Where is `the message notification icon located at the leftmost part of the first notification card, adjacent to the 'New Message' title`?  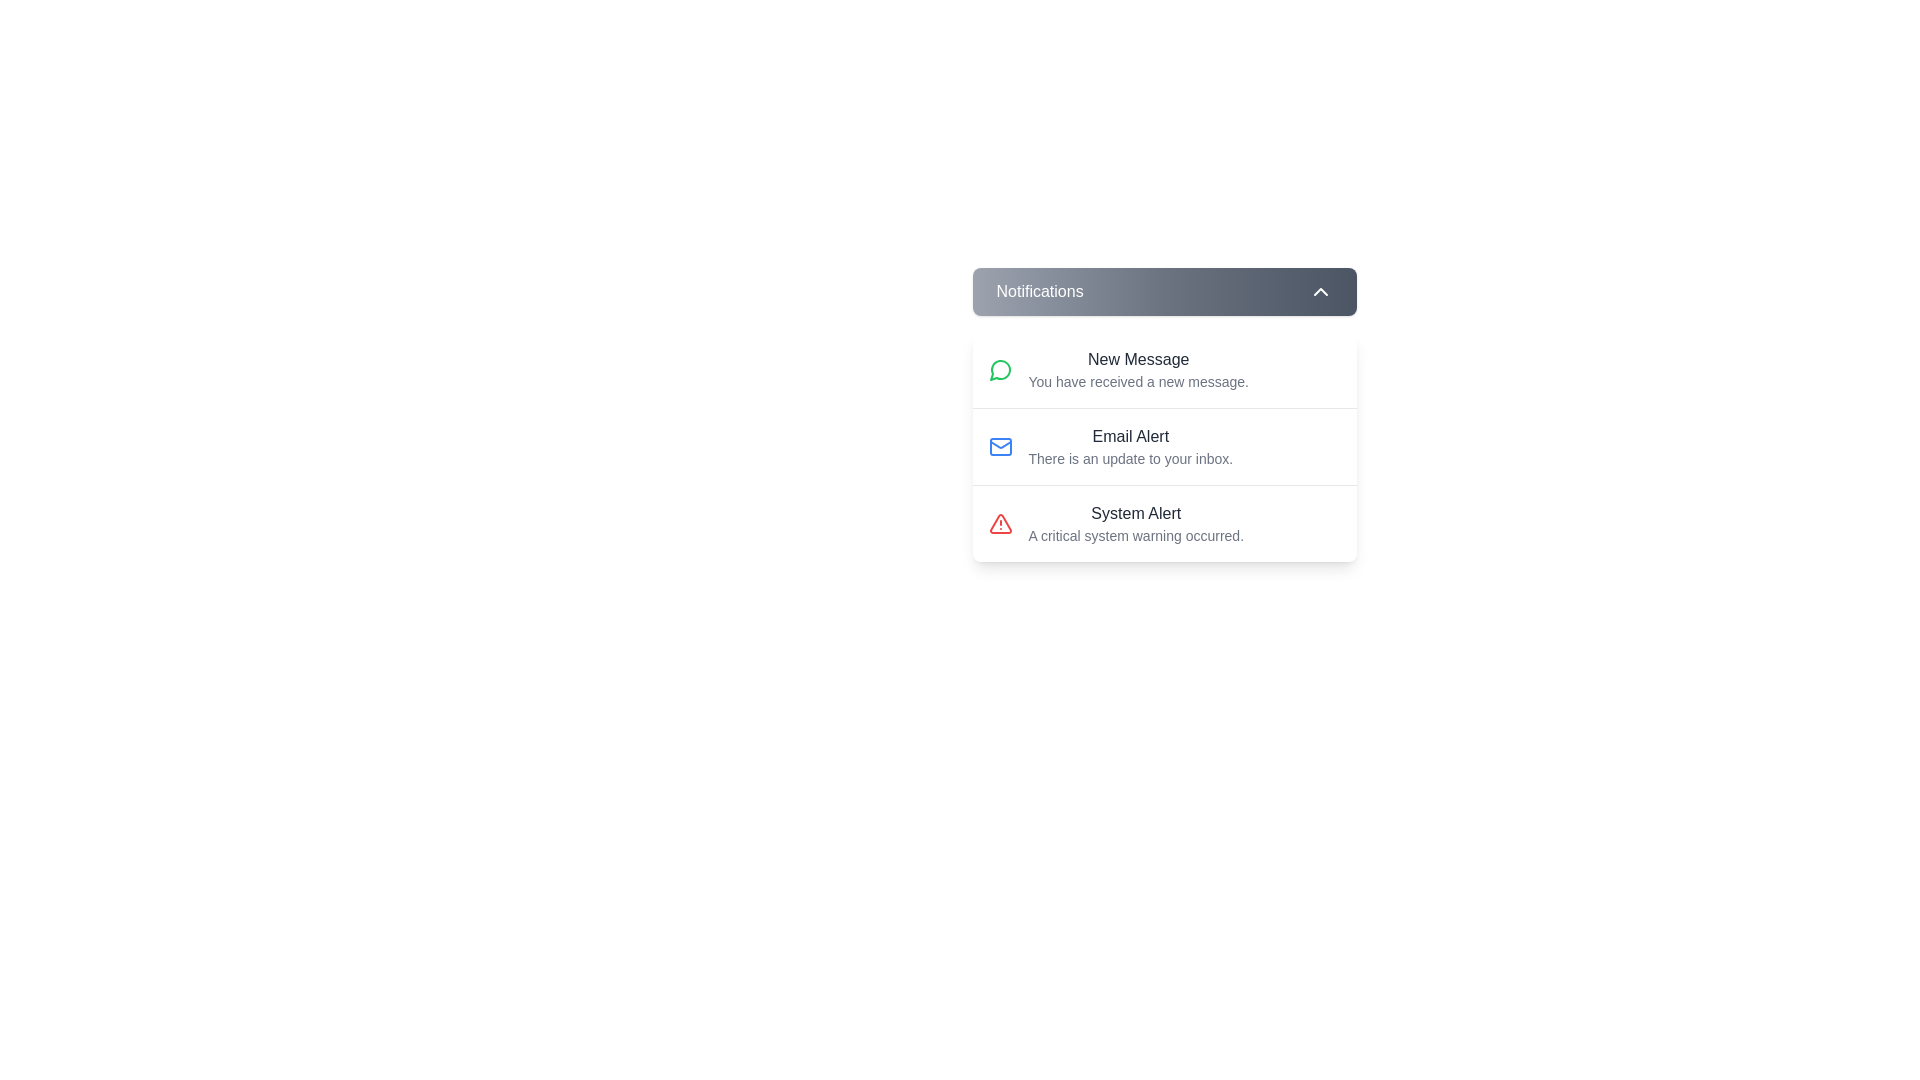 the message notification icon located at the leftmost part of the first notification card, adjacent to the 'New Message' title is located at coordinates (1000, 370).